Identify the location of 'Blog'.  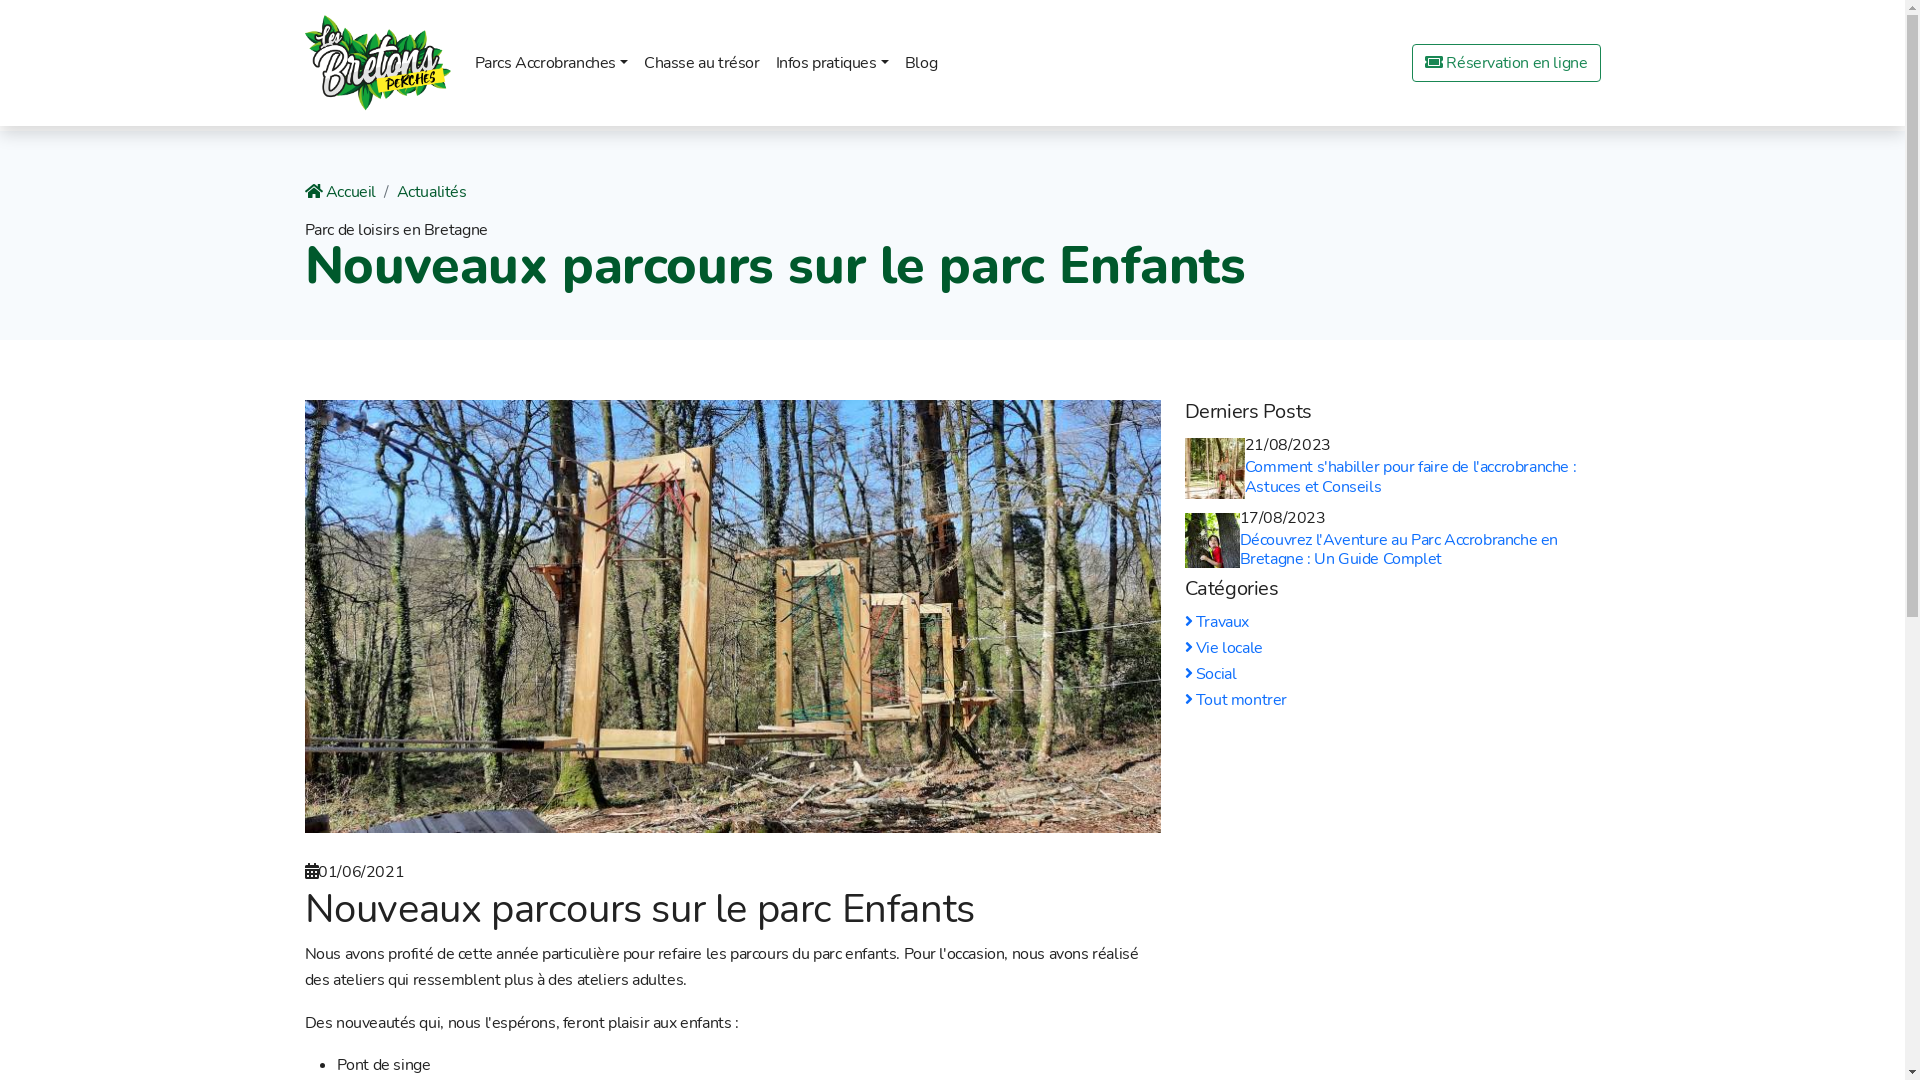
(920, 61).